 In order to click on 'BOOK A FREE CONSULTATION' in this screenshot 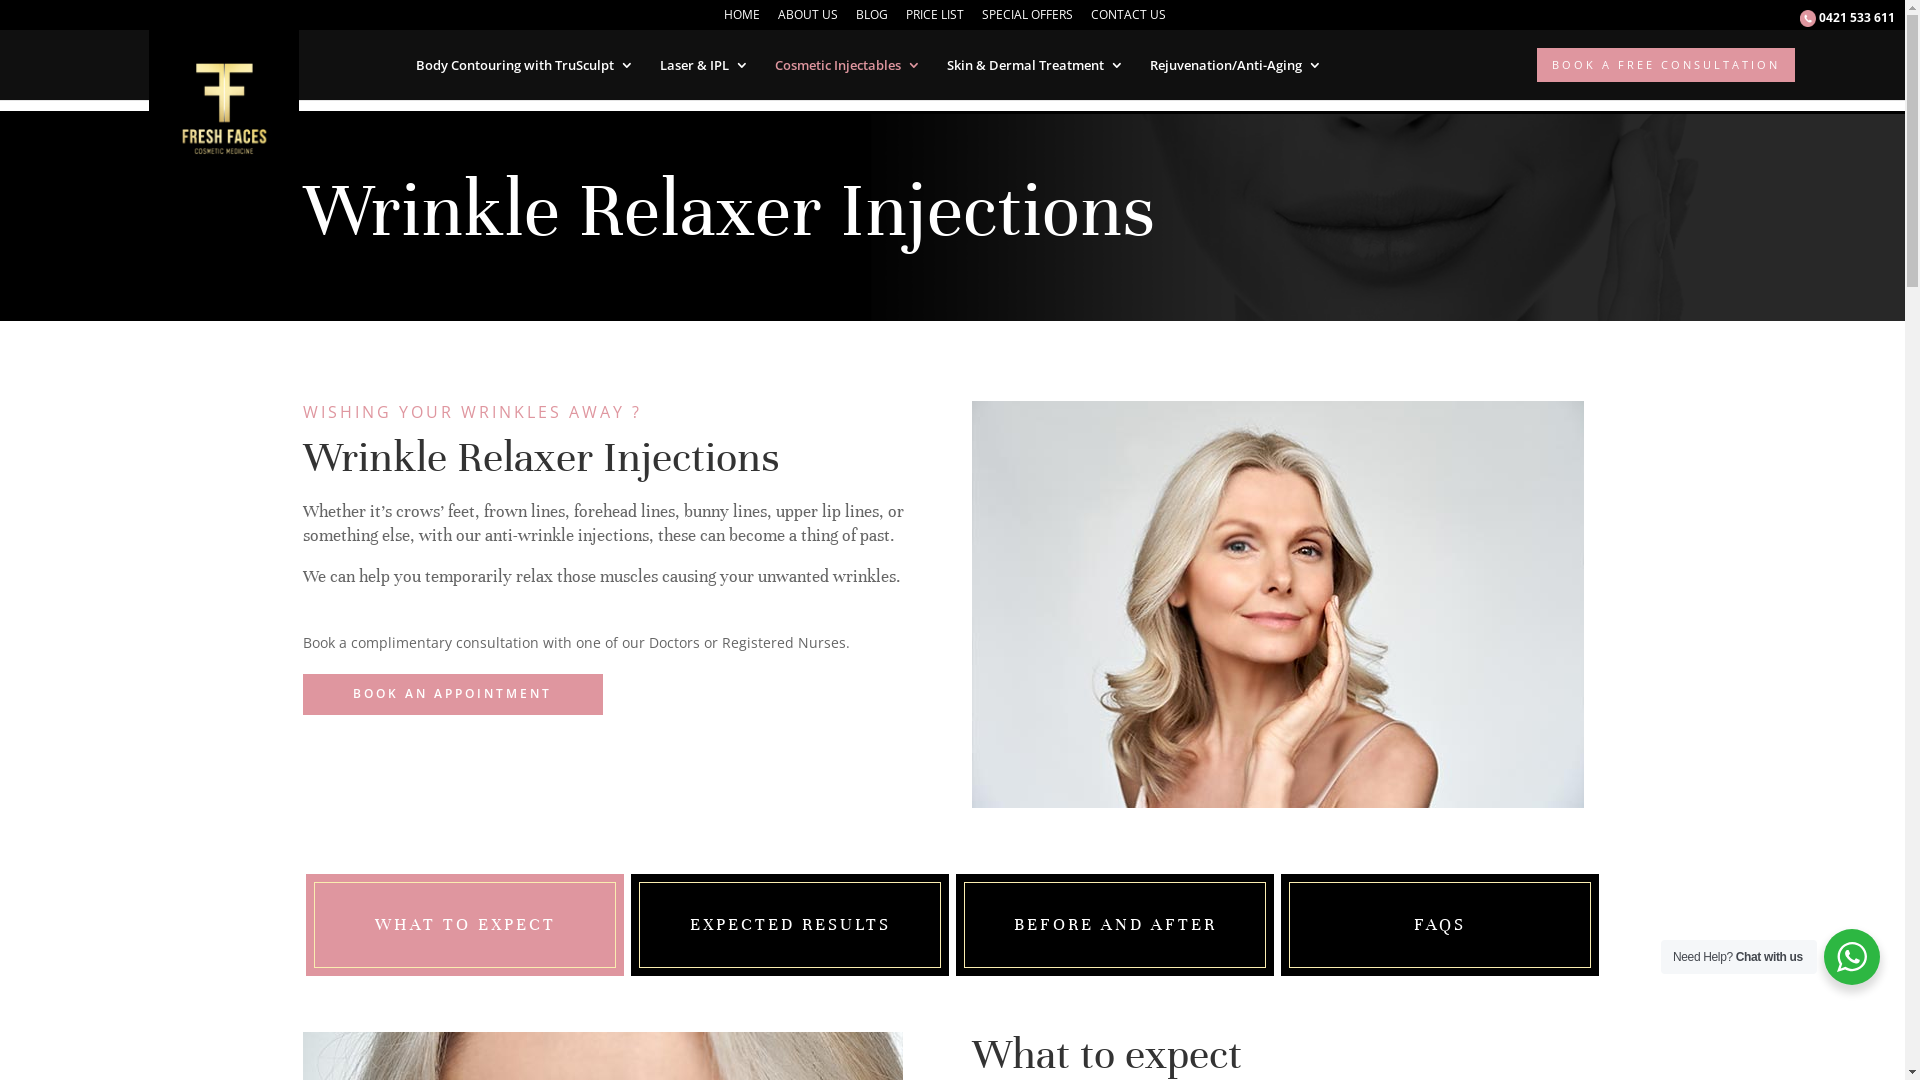, I will do `click(1665, 64)`.